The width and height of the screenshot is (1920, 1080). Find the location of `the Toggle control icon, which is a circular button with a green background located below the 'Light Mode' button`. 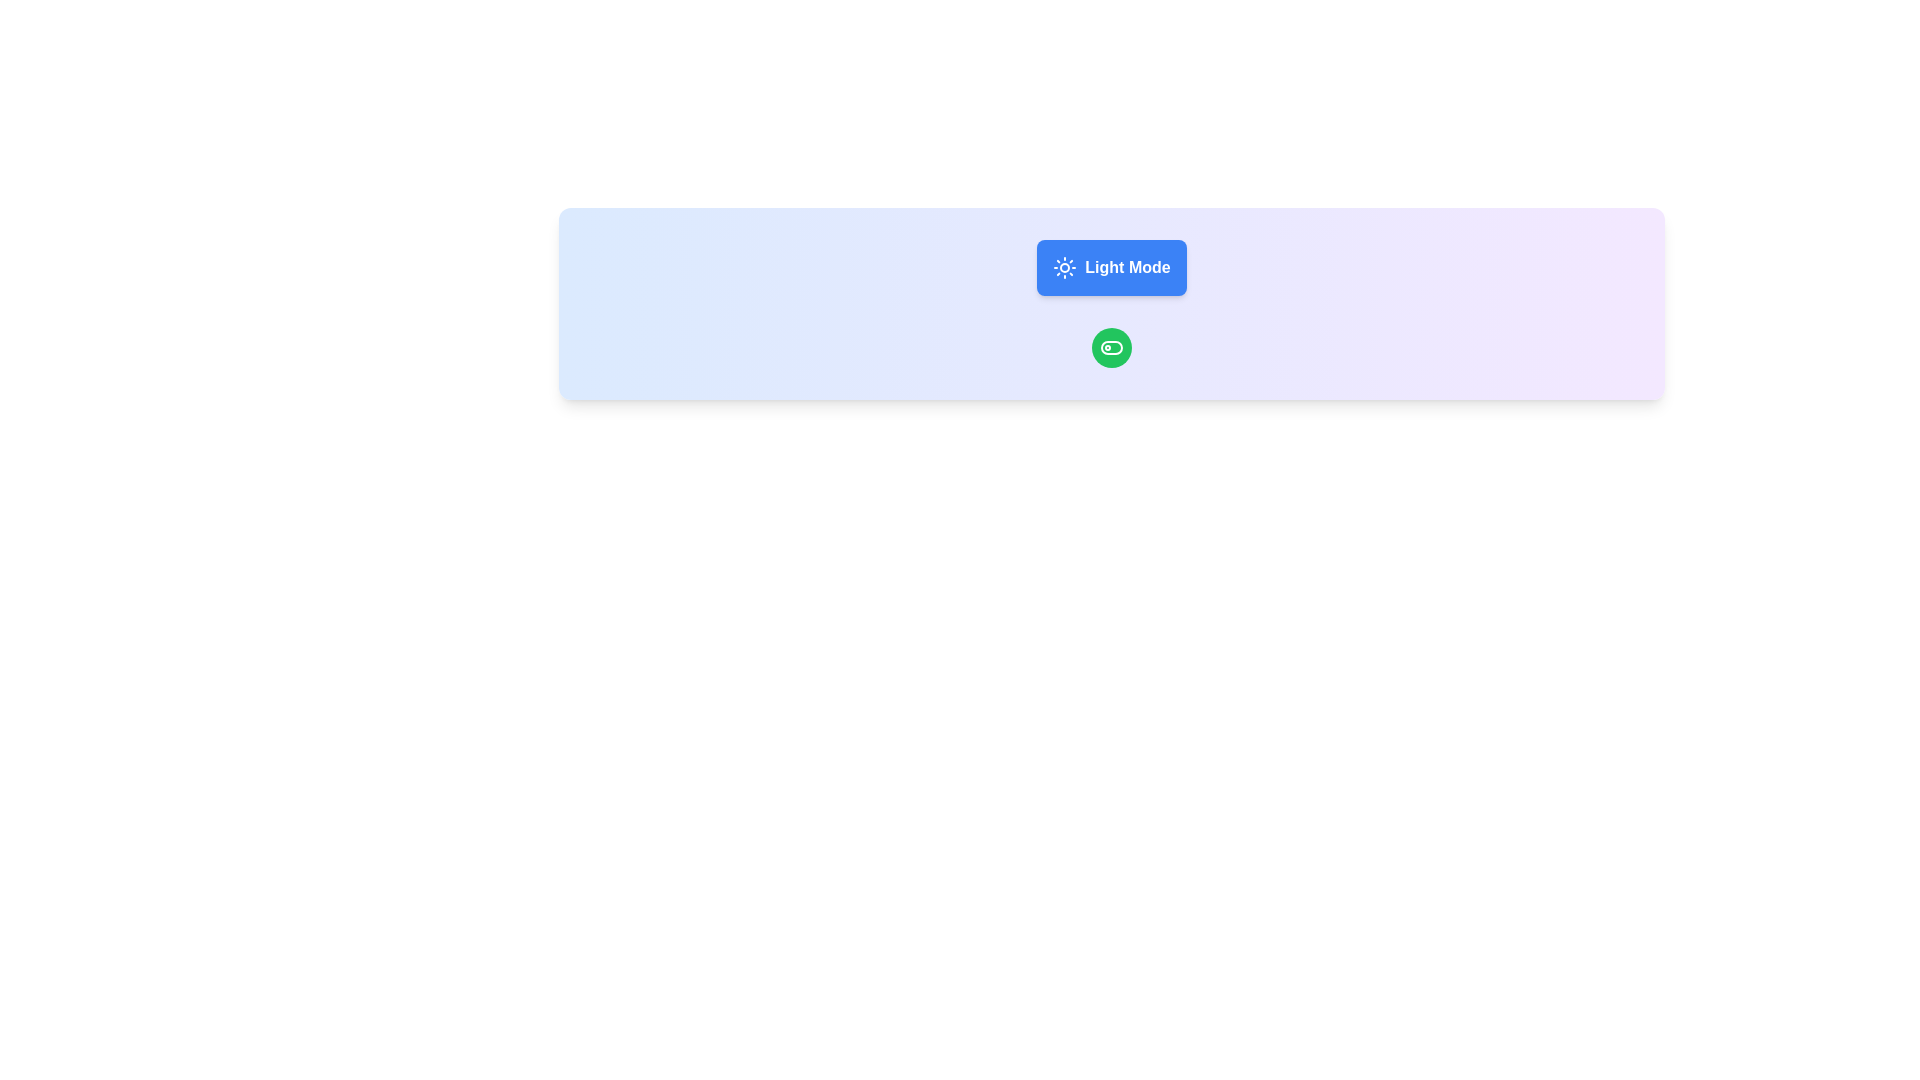

the Toggle control icon, which is a circular button with a green background located below the 'Light Mode' button is located at coordinates (1111, 346).